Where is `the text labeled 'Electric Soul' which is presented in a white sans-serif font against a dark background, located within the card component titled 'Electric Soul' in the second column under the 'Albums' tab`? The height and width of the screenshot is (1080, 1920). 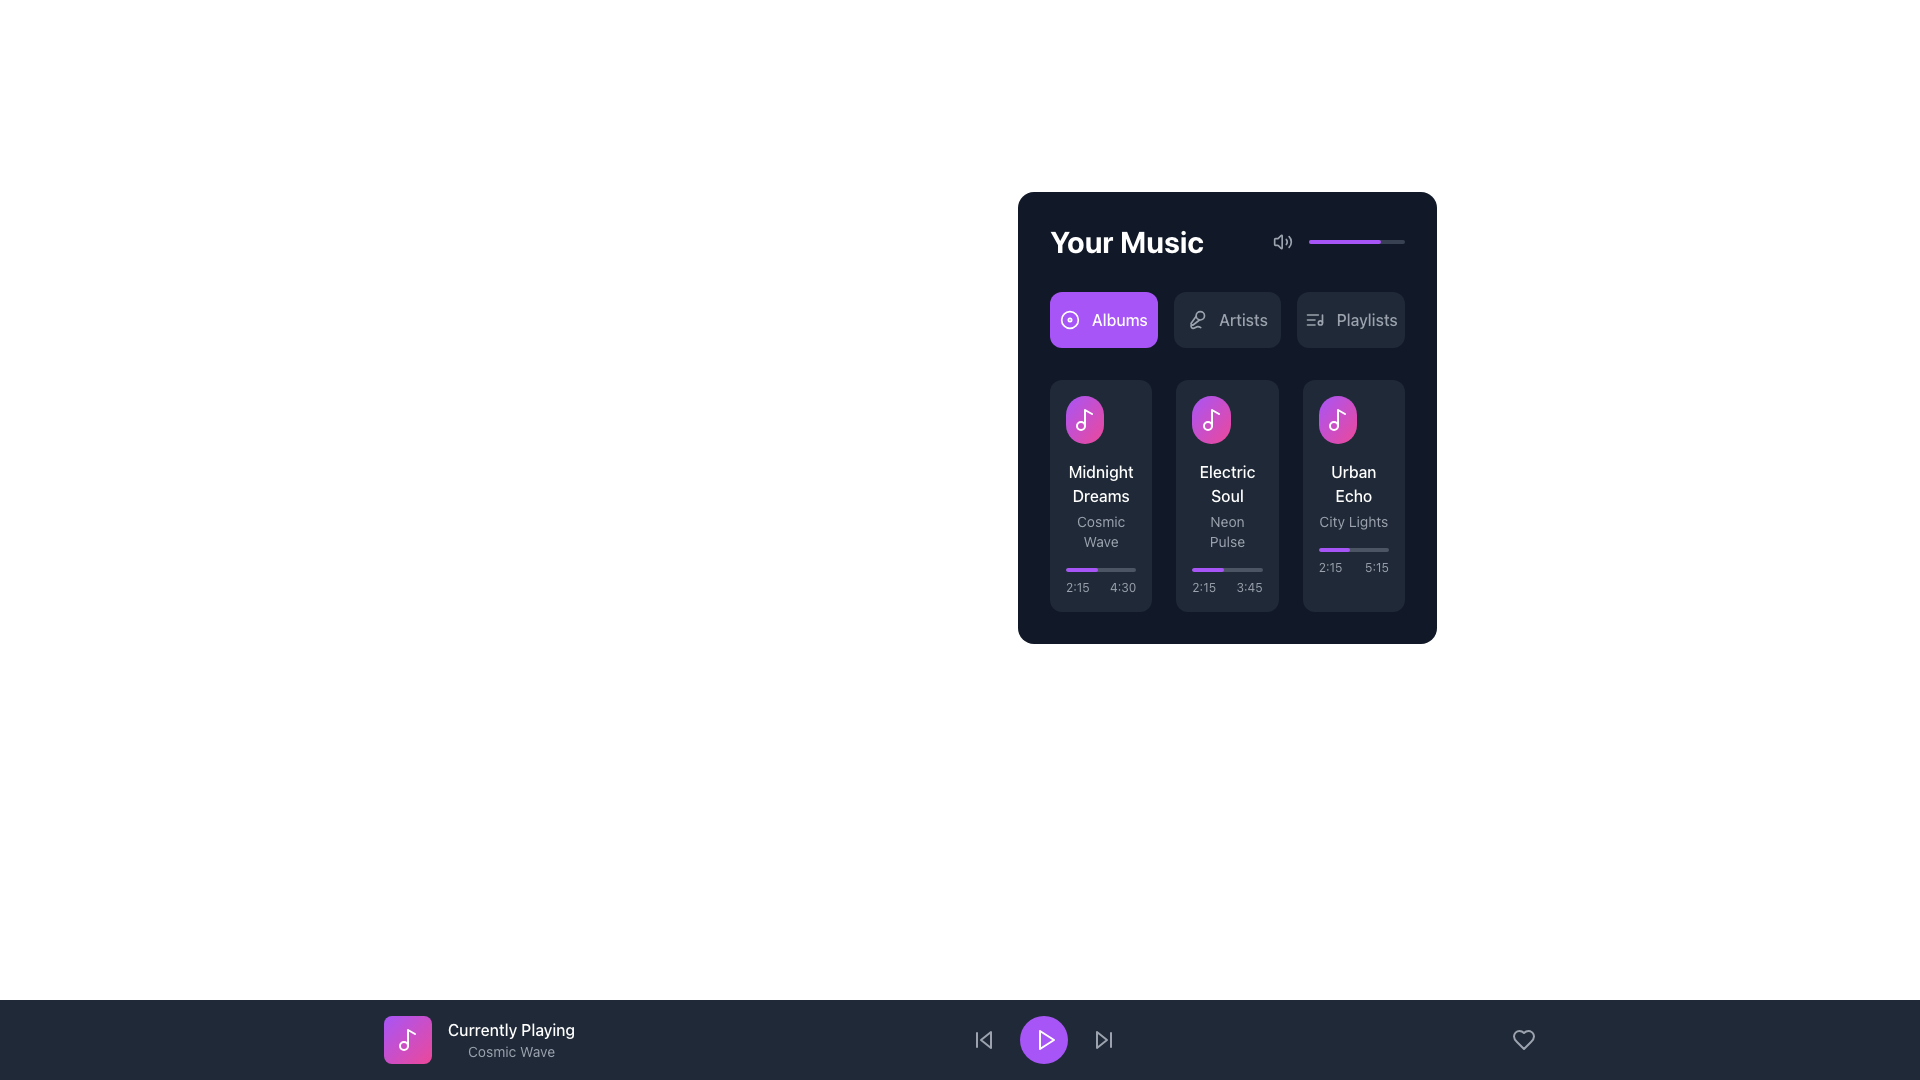 the text labeled 'Electric Soul' which is presented in a white sans-serif font against a dark background, located within the card component titled 'Electric Soul' in the second column under the 'Albums' tab is located at coordinates (1226, 483).